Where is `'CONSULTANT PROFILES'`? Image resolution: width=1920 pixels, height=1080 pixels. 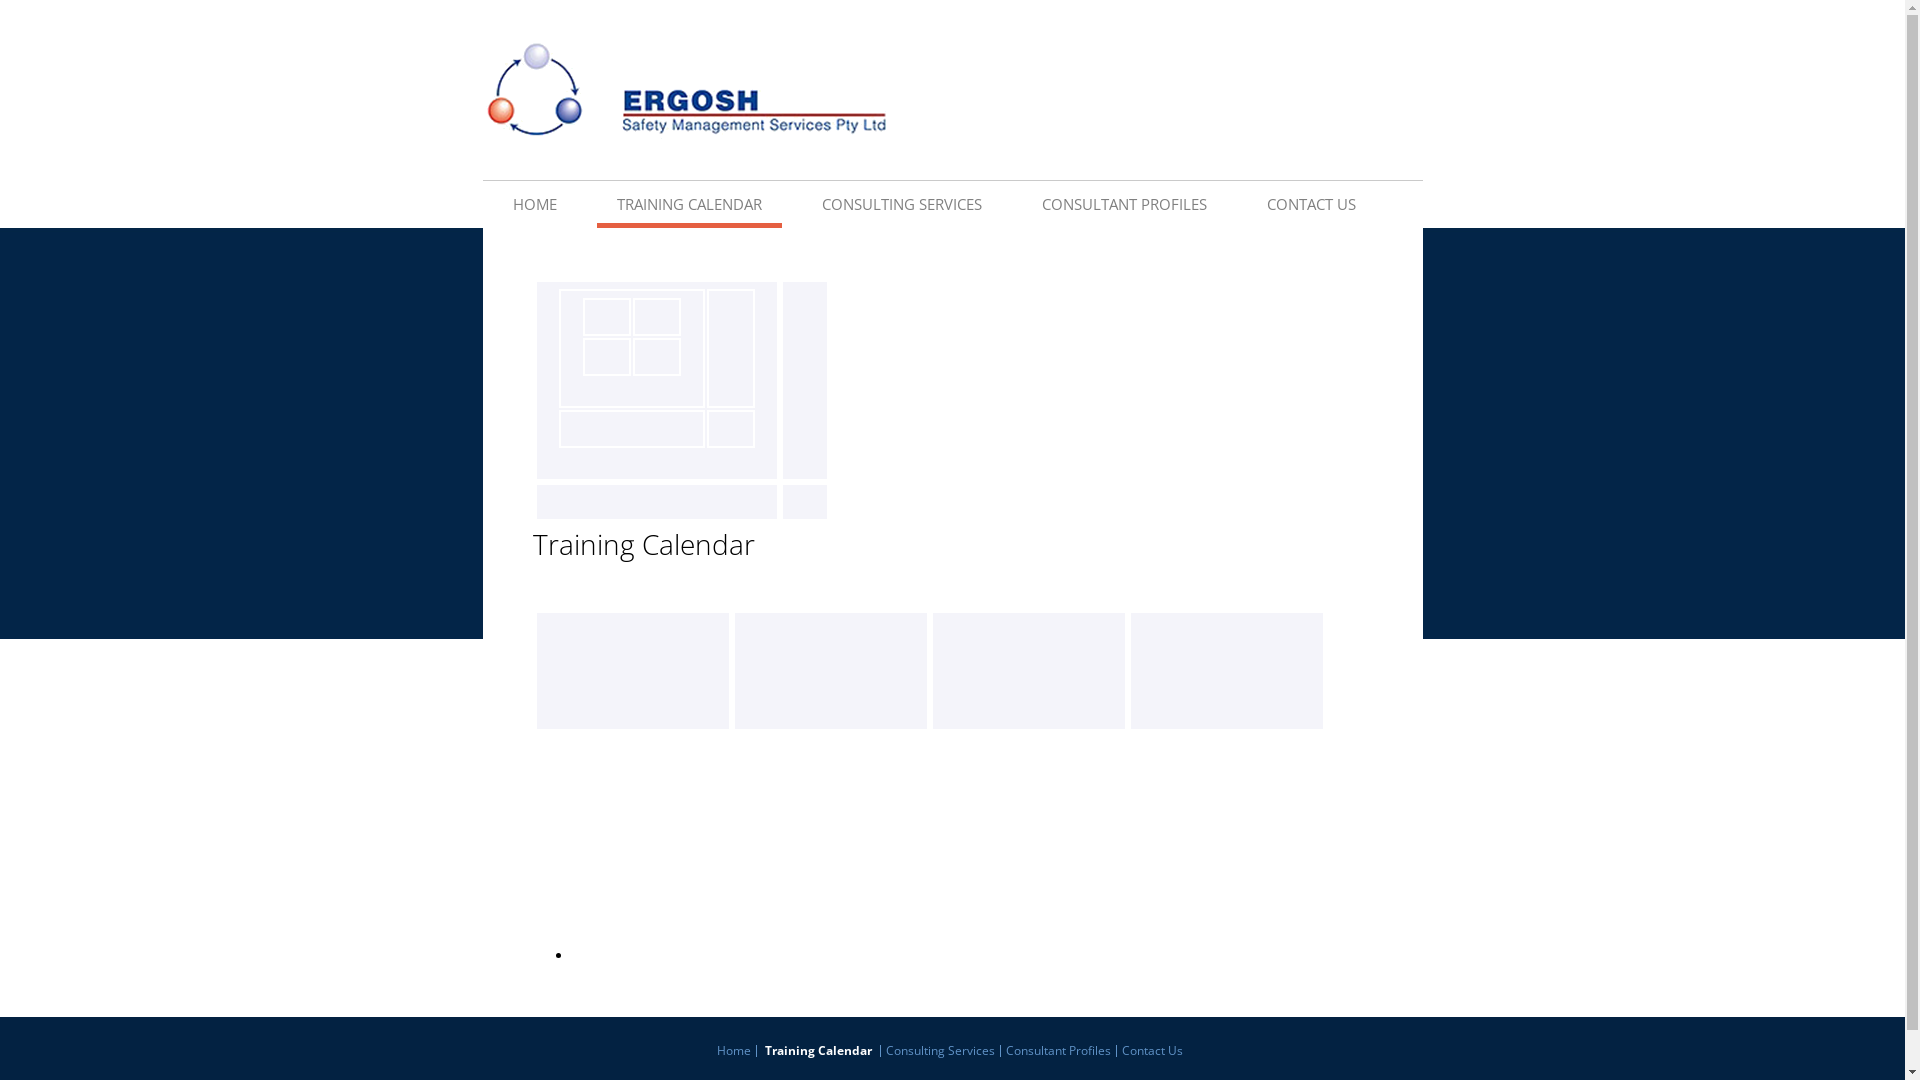
'CONSULTANT PROFILES' is located at coordinates (1124, 201).